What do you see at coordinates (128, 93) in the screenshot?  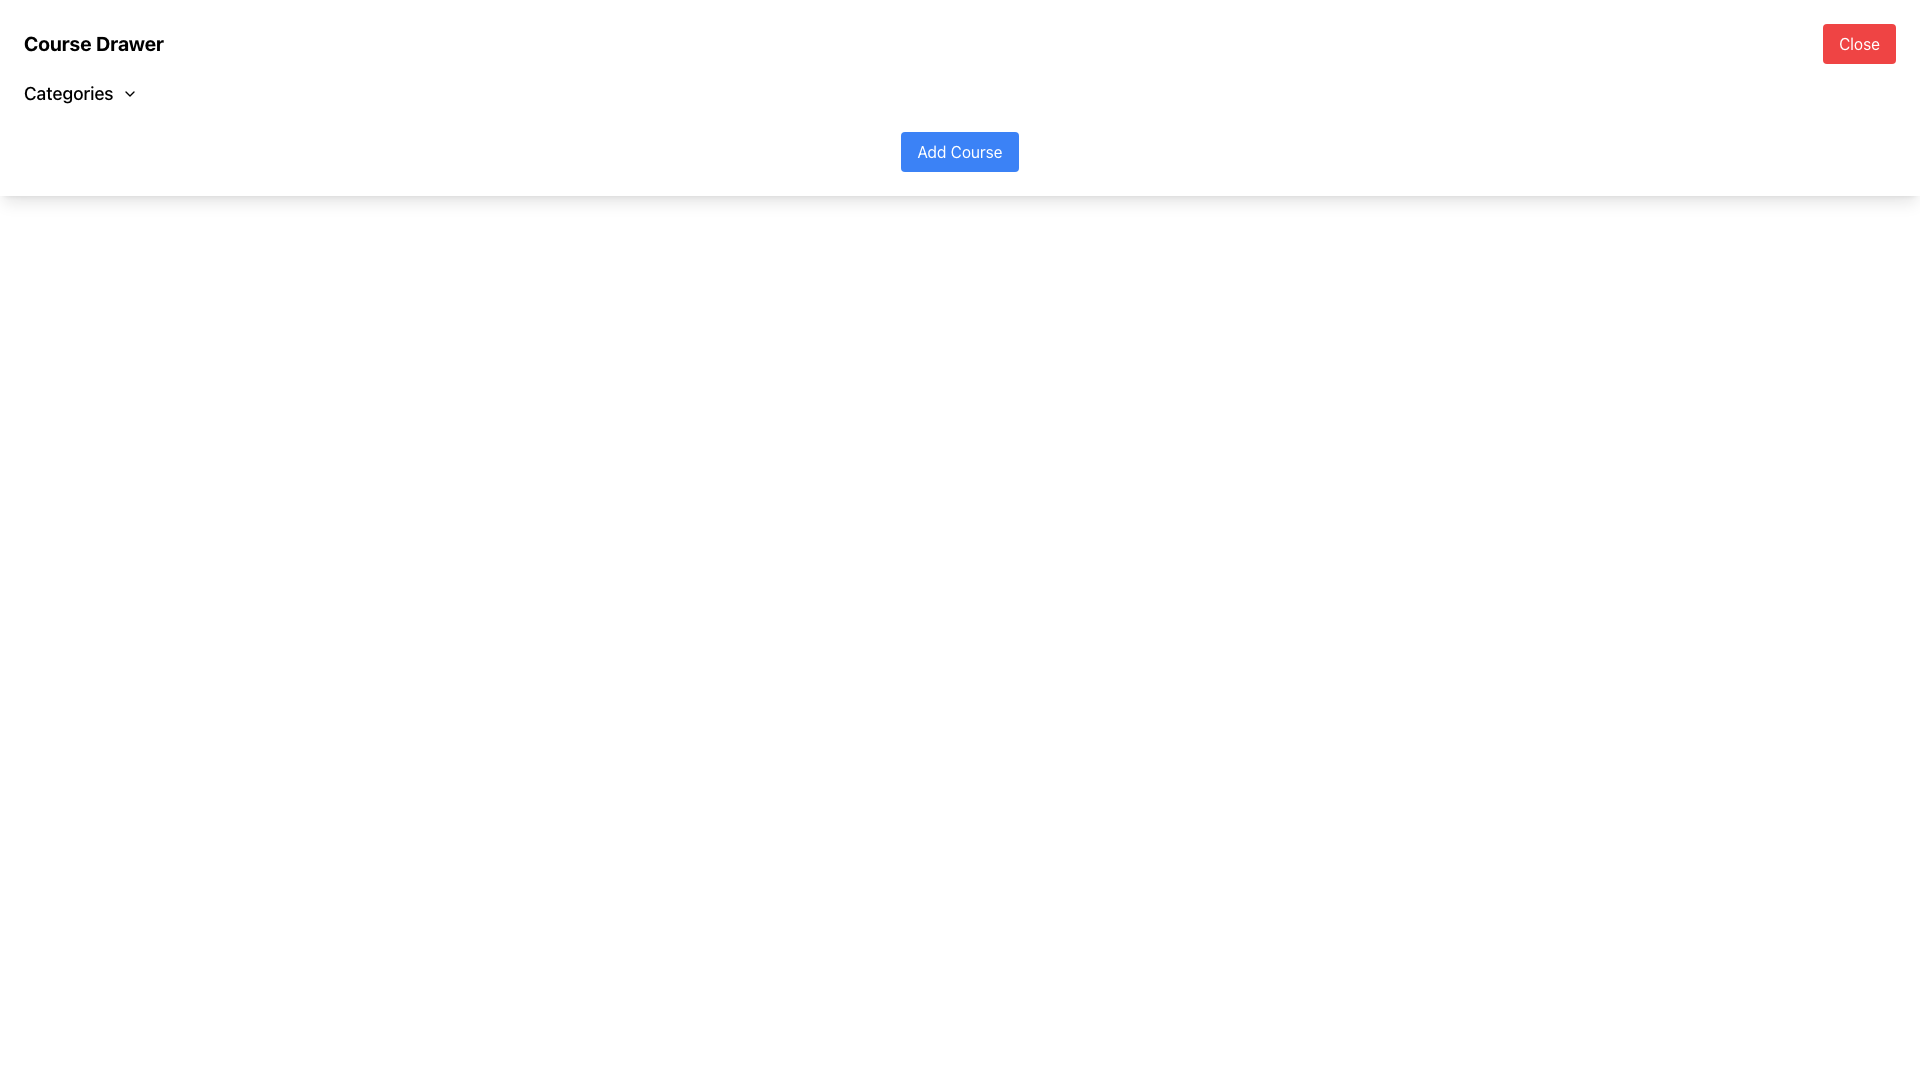 I see `the chevron icon next to the 'Categories' header` at bounding box center [128, 93].